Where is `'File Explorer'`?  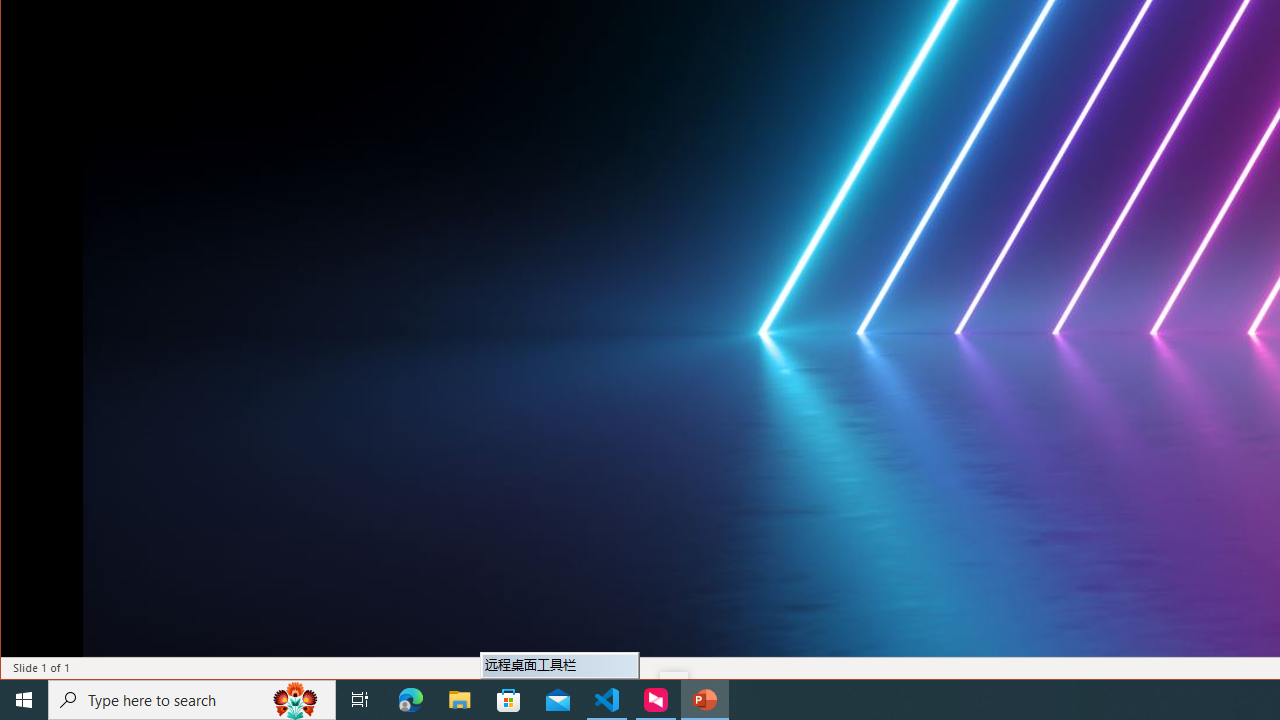
'File Explorer' is located at coordinates (459, 698).